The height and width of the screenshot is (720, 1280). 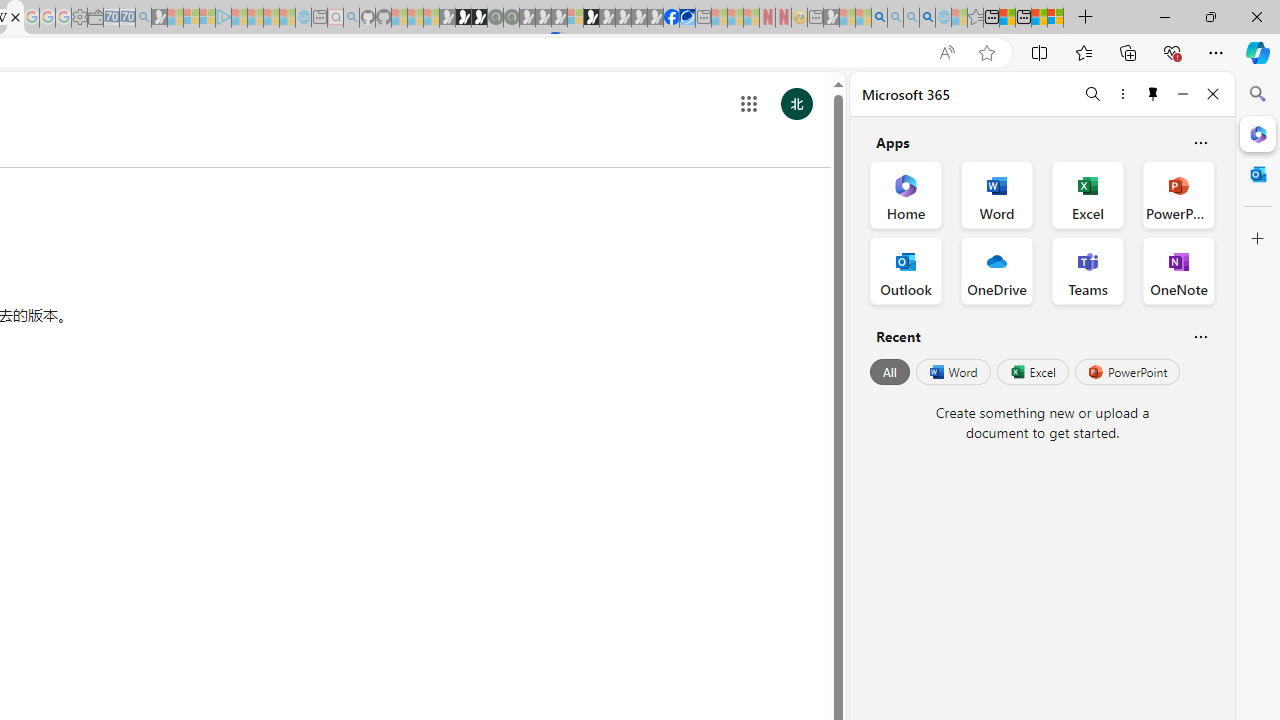 What do you see at coordinates (997, 195) in the screenshot?
I see `'Word Office App'` at bounding box center [997, 195].